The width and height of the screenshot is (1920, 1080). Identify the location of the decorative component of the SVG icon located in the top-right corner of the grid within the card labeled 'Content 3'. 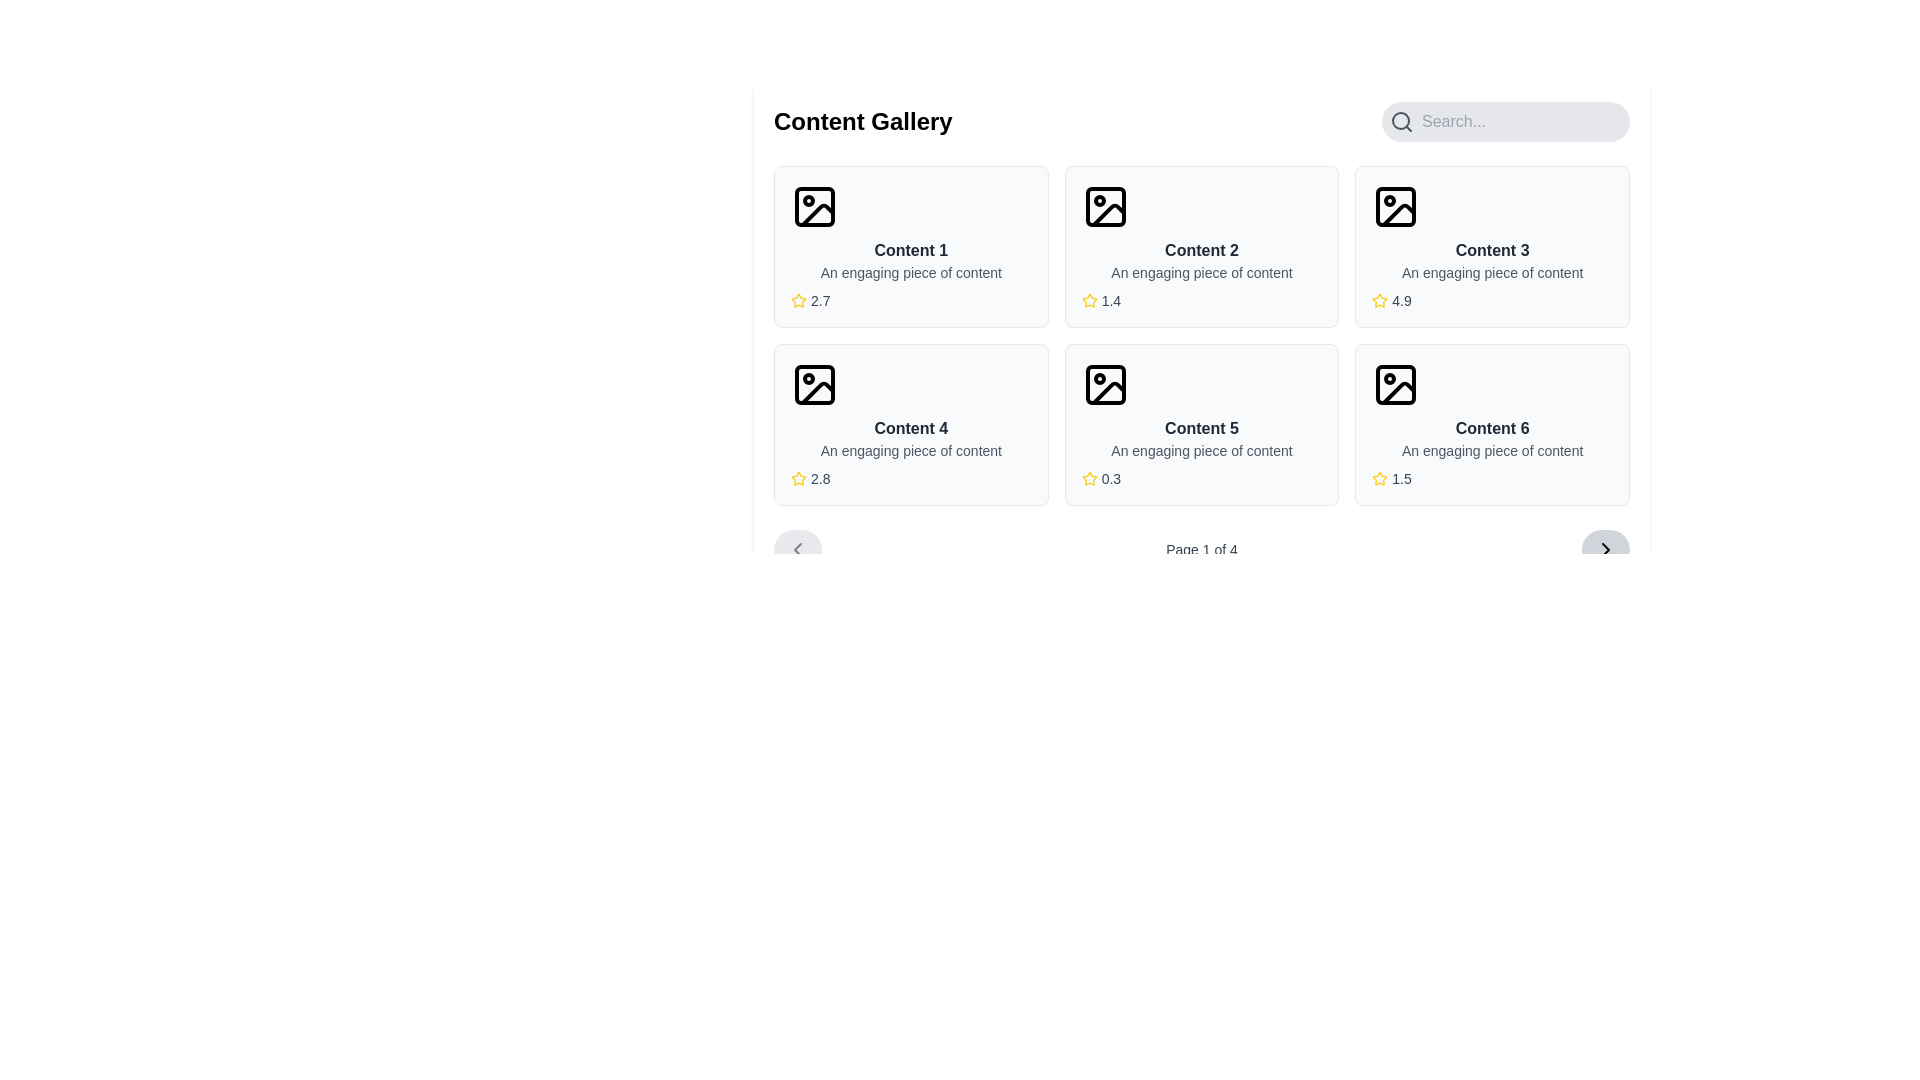
(1395, 207).